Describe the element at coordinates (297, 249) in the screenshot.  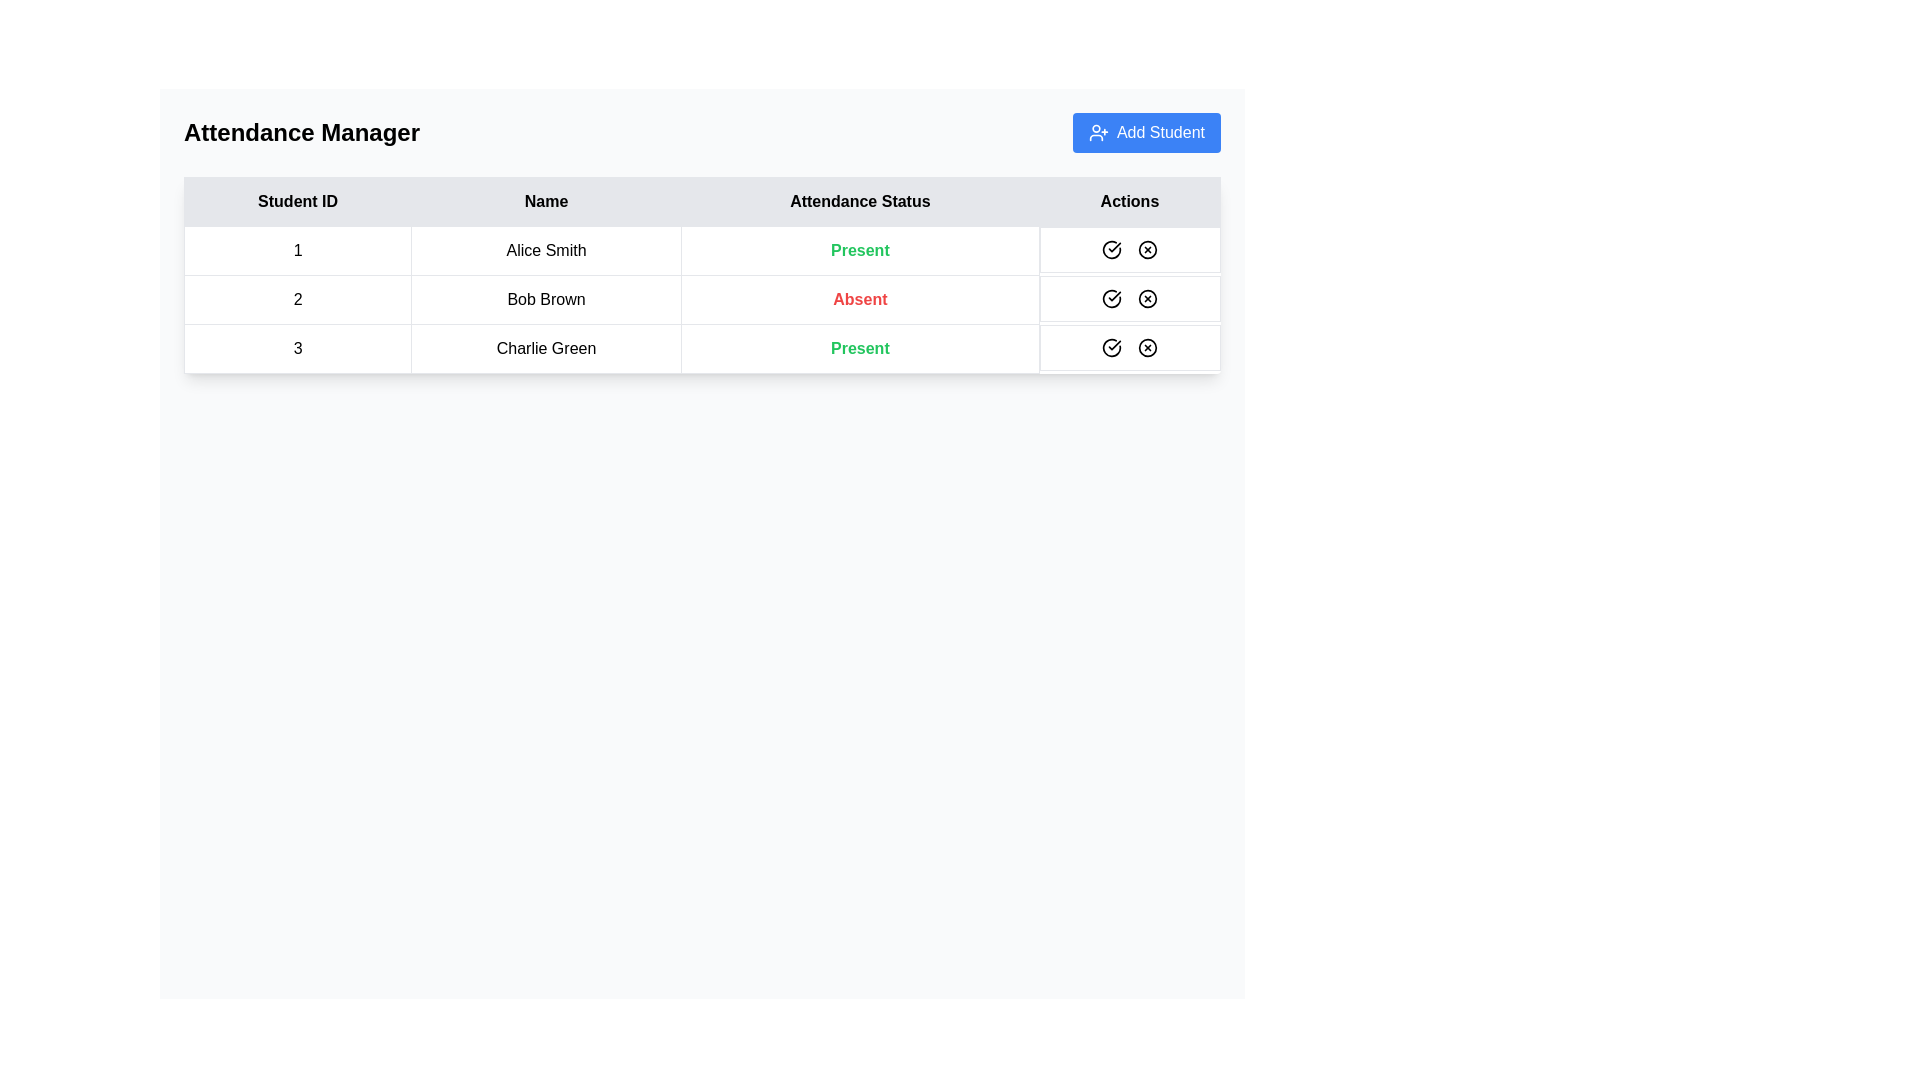
I see `the Static text element representing the student ID number '1' for Alice Smith, located in the first cell of the 'Student ID' column in the attendance table` at that location.